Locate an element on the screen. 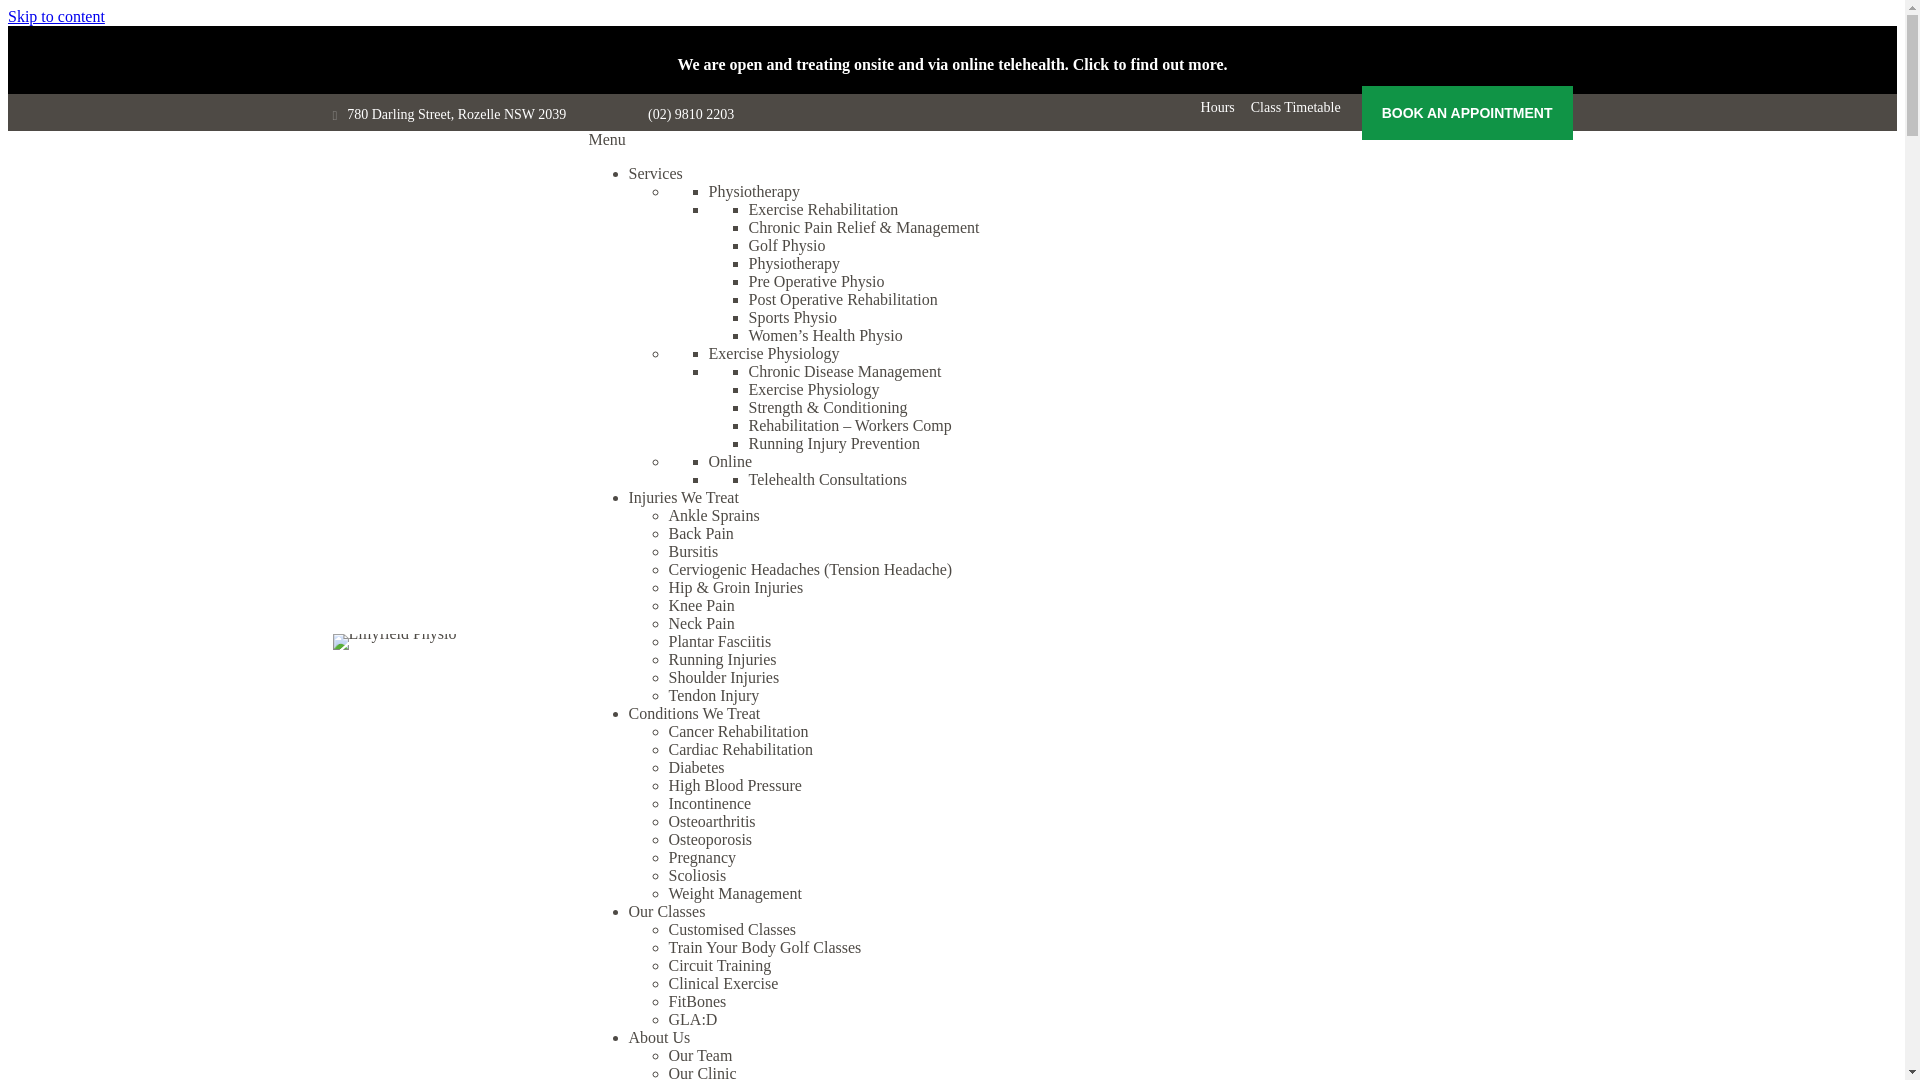 The height and width of the screenshot is (1080, 1920). 'Plantar Fasciitis' is located at coordinates (719, 641).